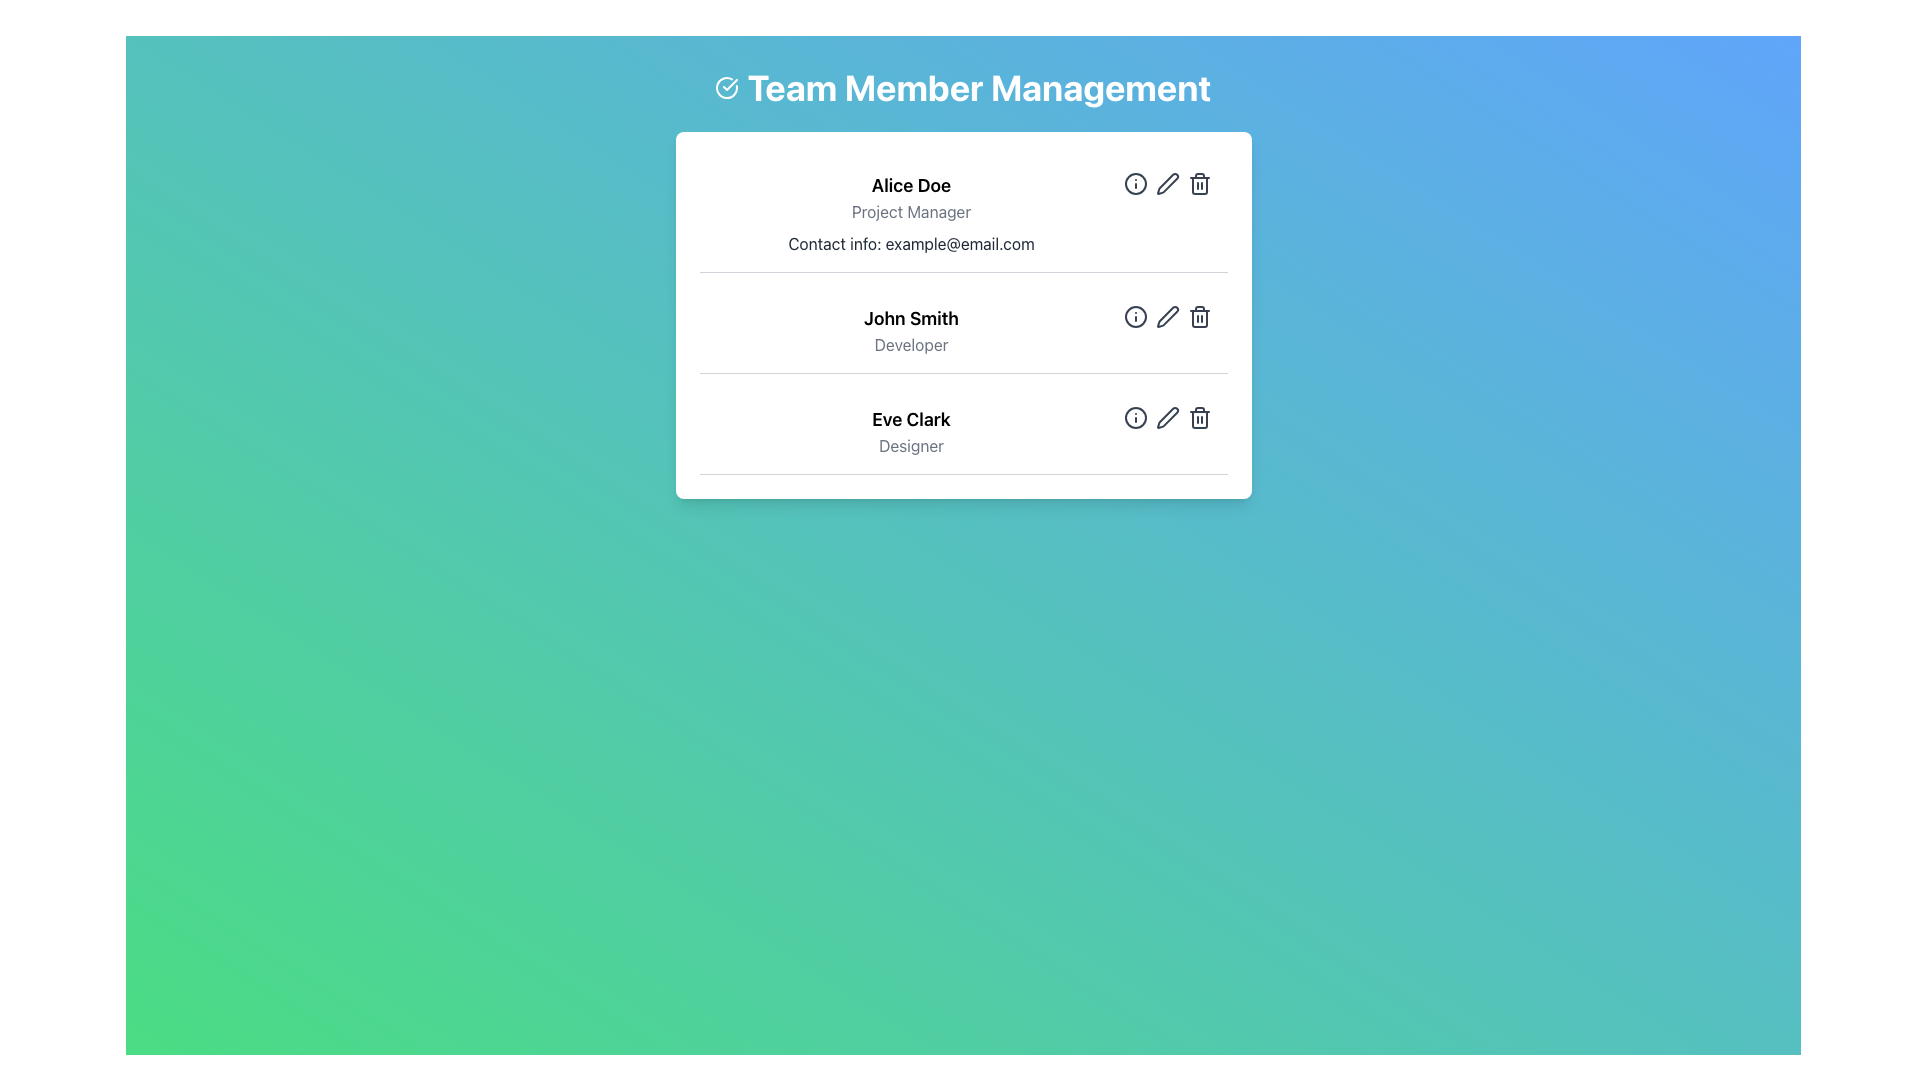  What do you see at coordinates (1135, 184) in the screenshot?
I see `the button icon with an 'info' symbol located in the team member's management panel for 'Alice Doe', positioned to the left of the 'Edit' icon` at bounding box center [1135, 184].